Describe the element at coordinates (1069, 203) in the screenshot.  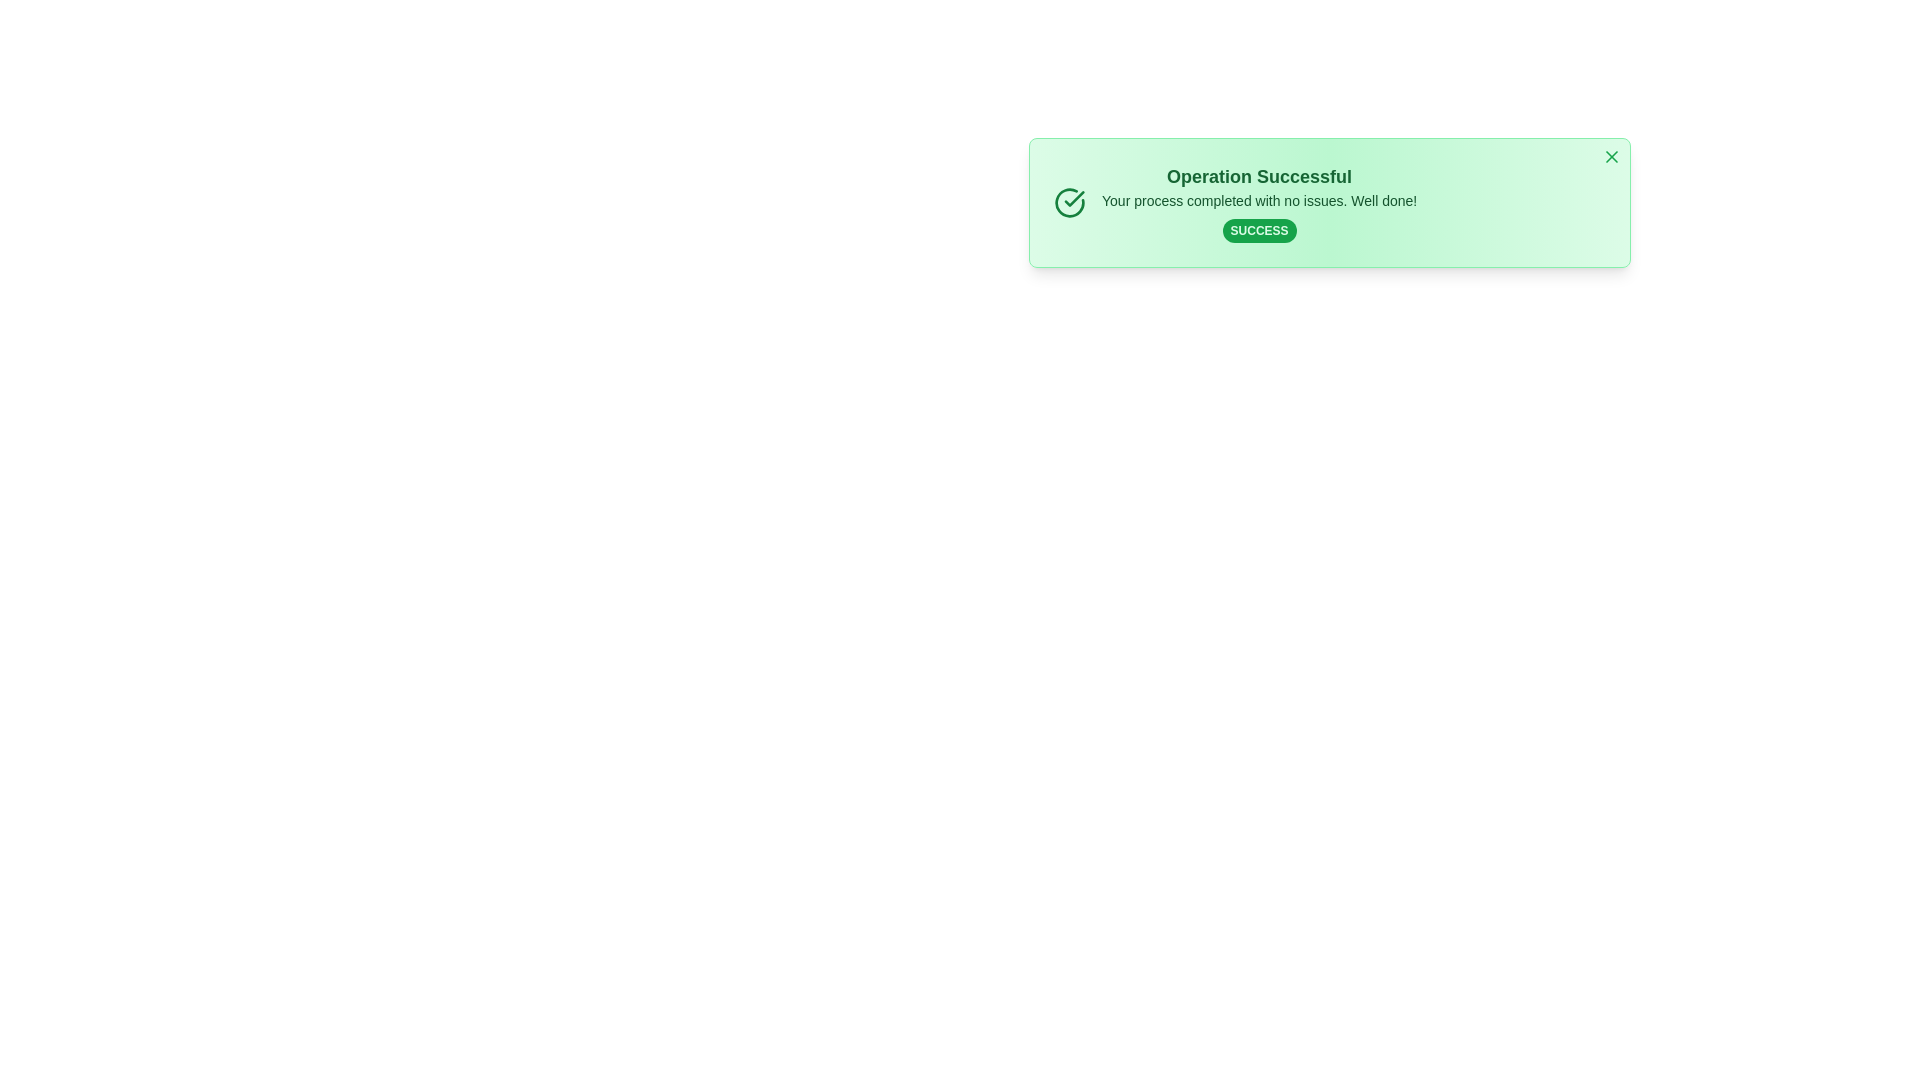
I see `the 'CheckCircle' icon` at that location.